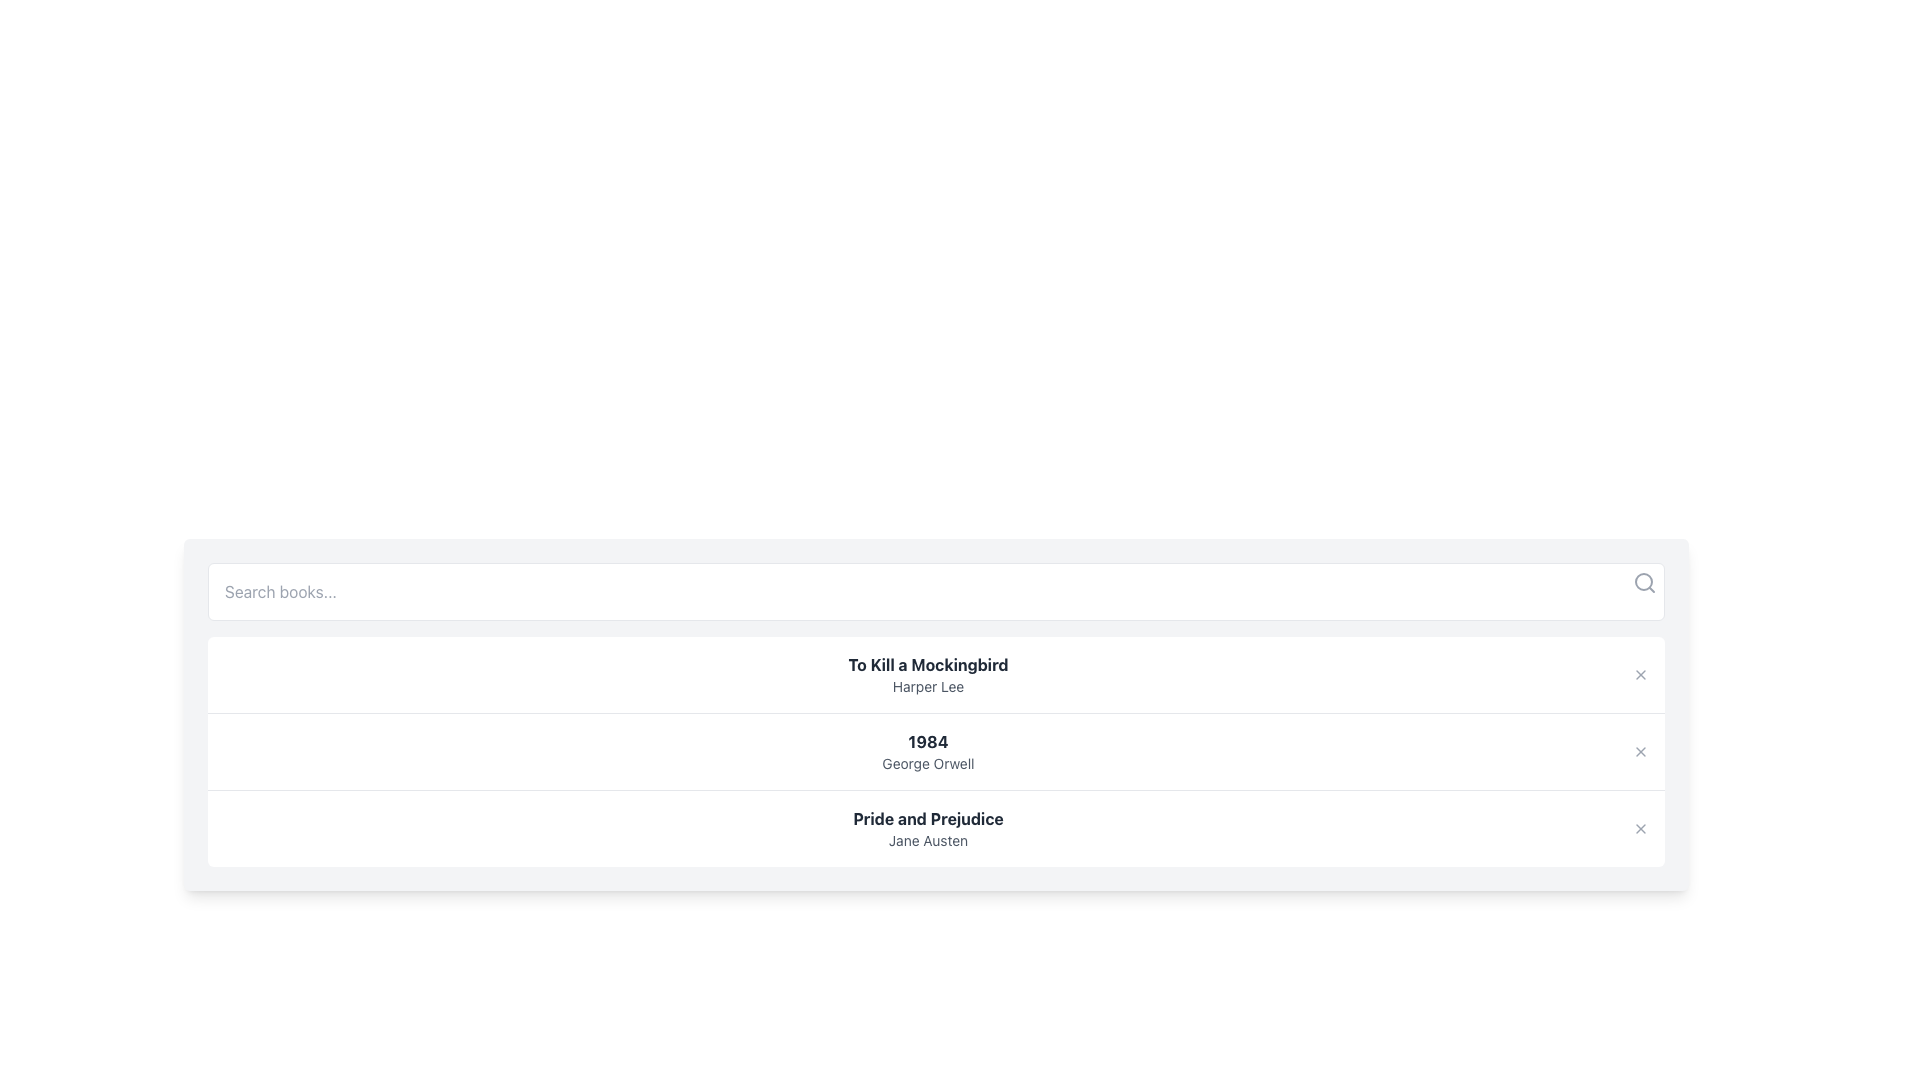 Image resolution: width=1920 pixels, height=1080 pixels. I want to click on the list item titled '1984' by George Orwell, so click(927, 752).